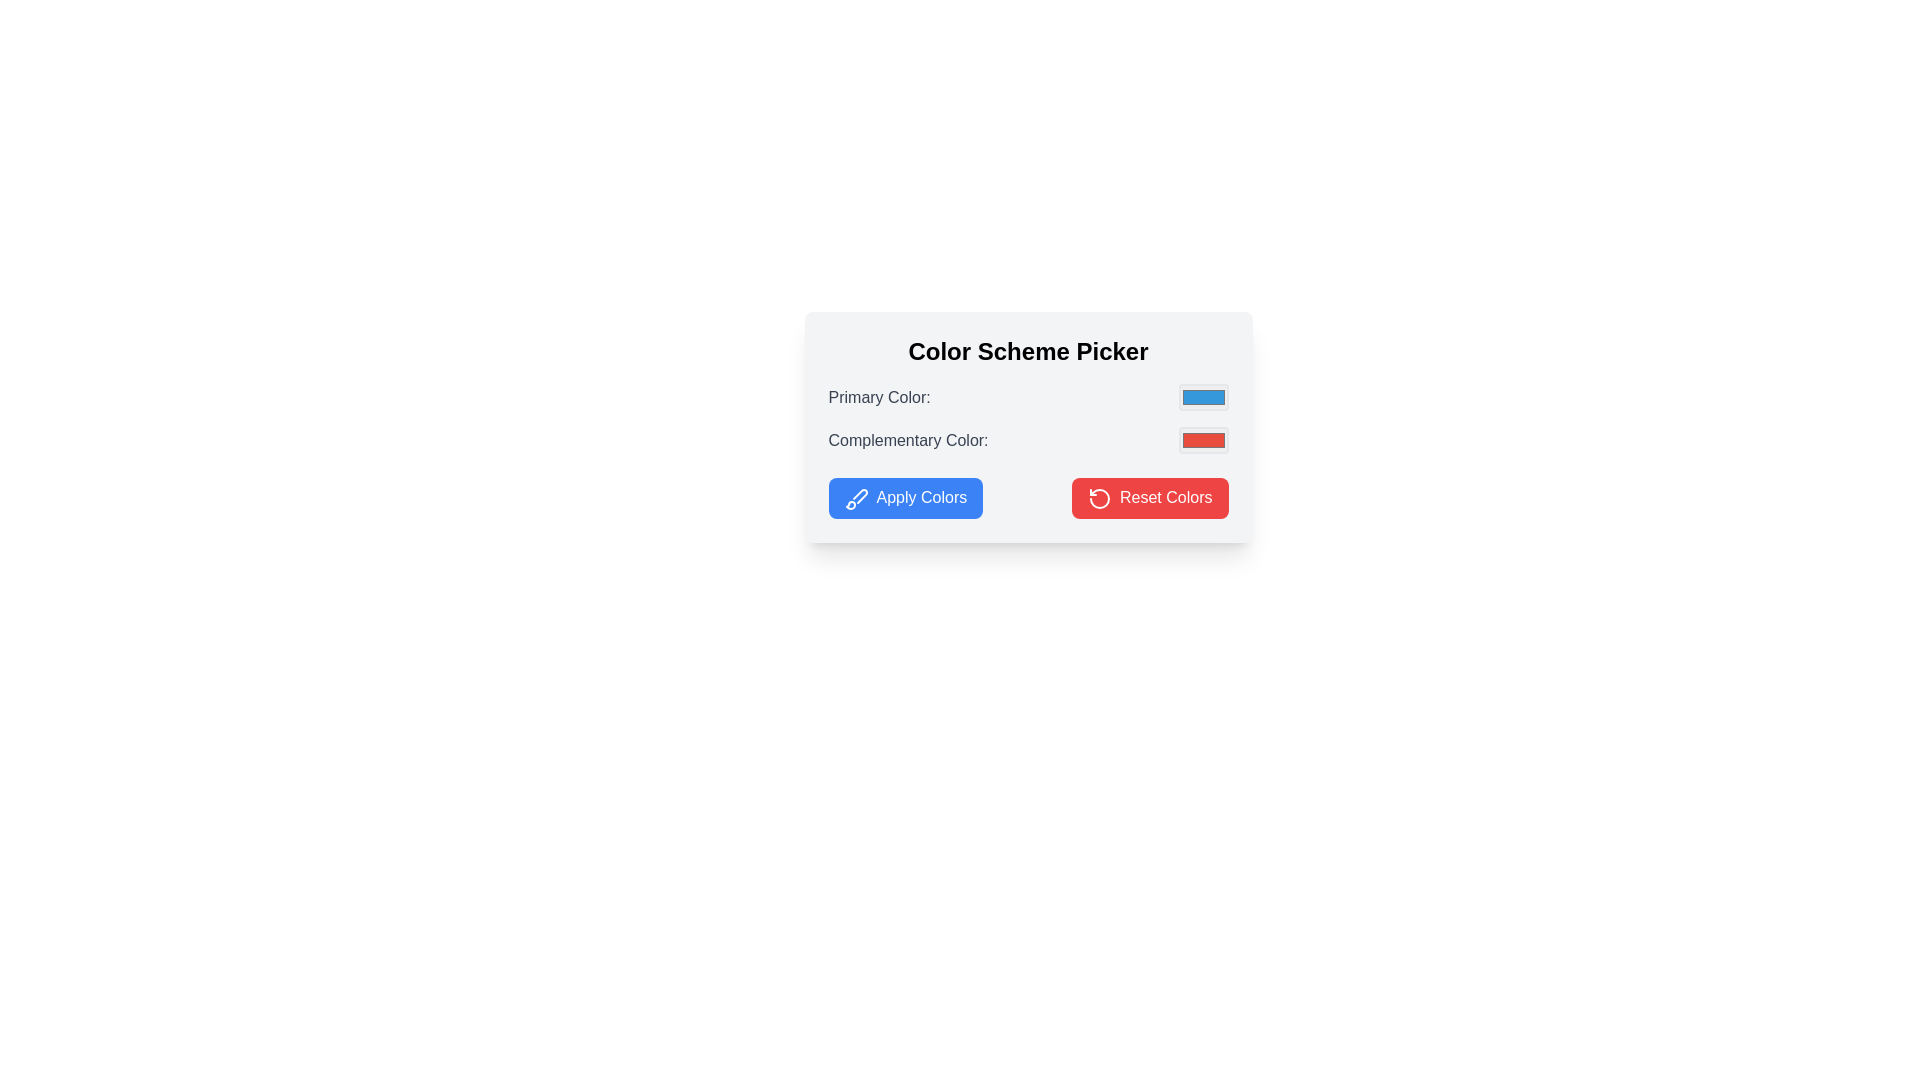 Image resolution: width=1920 pixels, height=1080 pixels. I want to click on the labels of the color input elements in the 'Color Scheme Picker' module, so click(1028, 418).